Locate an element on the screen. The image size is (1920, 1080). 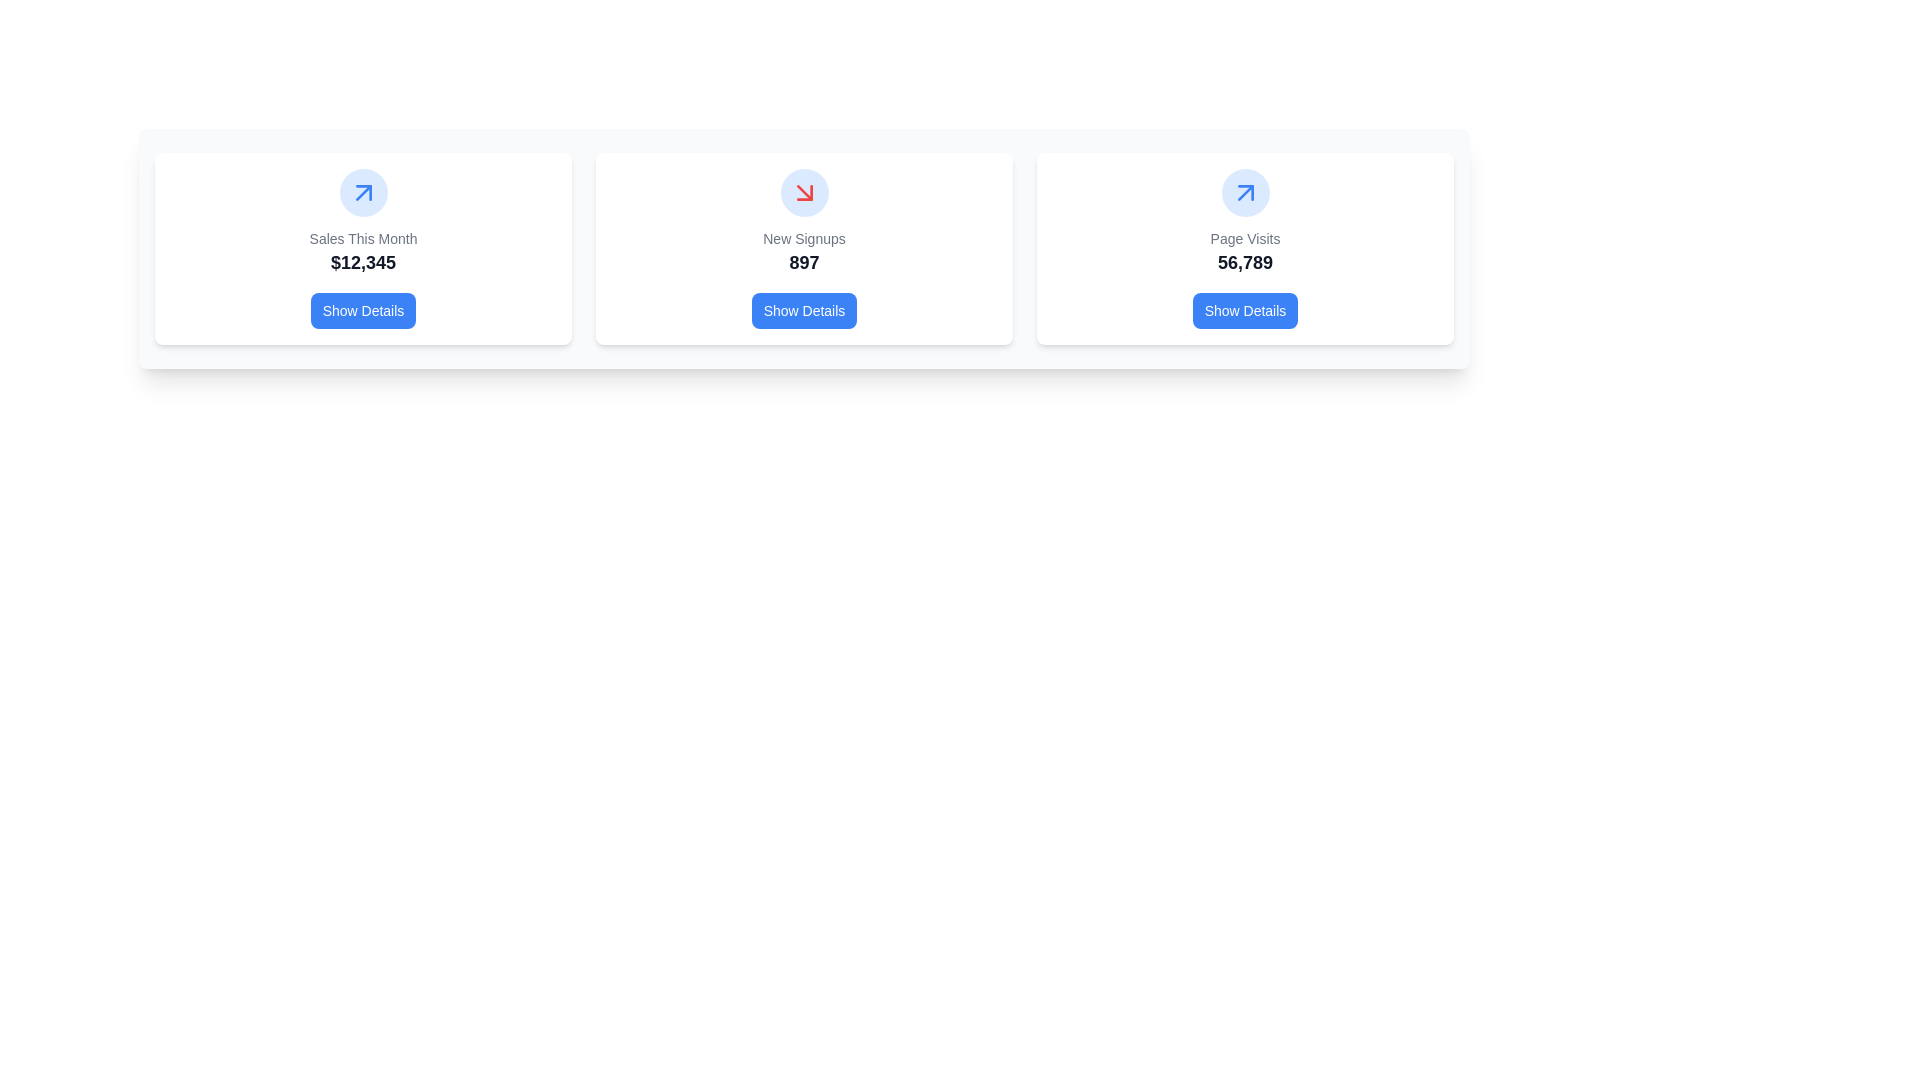
the Card component displaying 'Page Visits' statistics, located at the far right of the row of three cards is located at coordinates (1244, 248).